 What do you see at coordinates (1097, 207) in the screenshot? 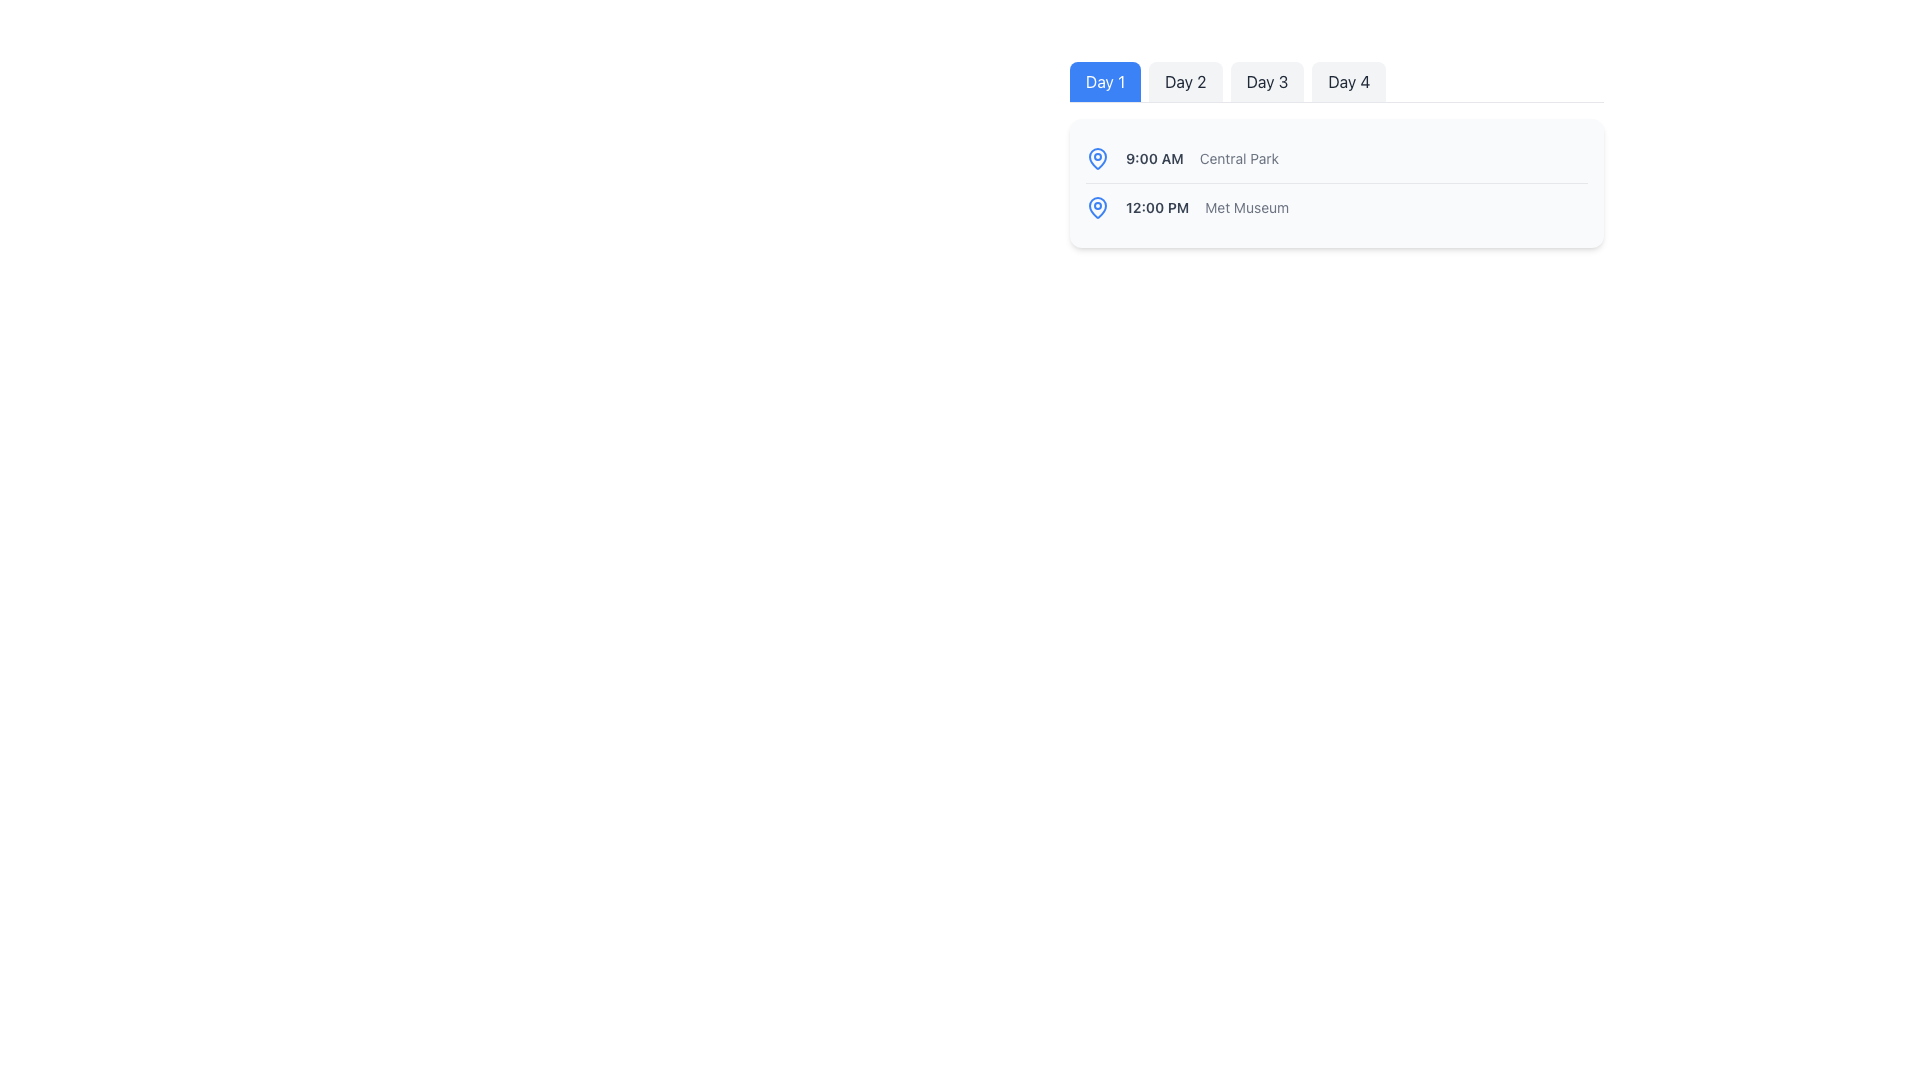
I see `the blue outline map pin icon located to the left of the '9:00 AM' text within the 'Central Park' entry` at bounding box center [1097, 207].